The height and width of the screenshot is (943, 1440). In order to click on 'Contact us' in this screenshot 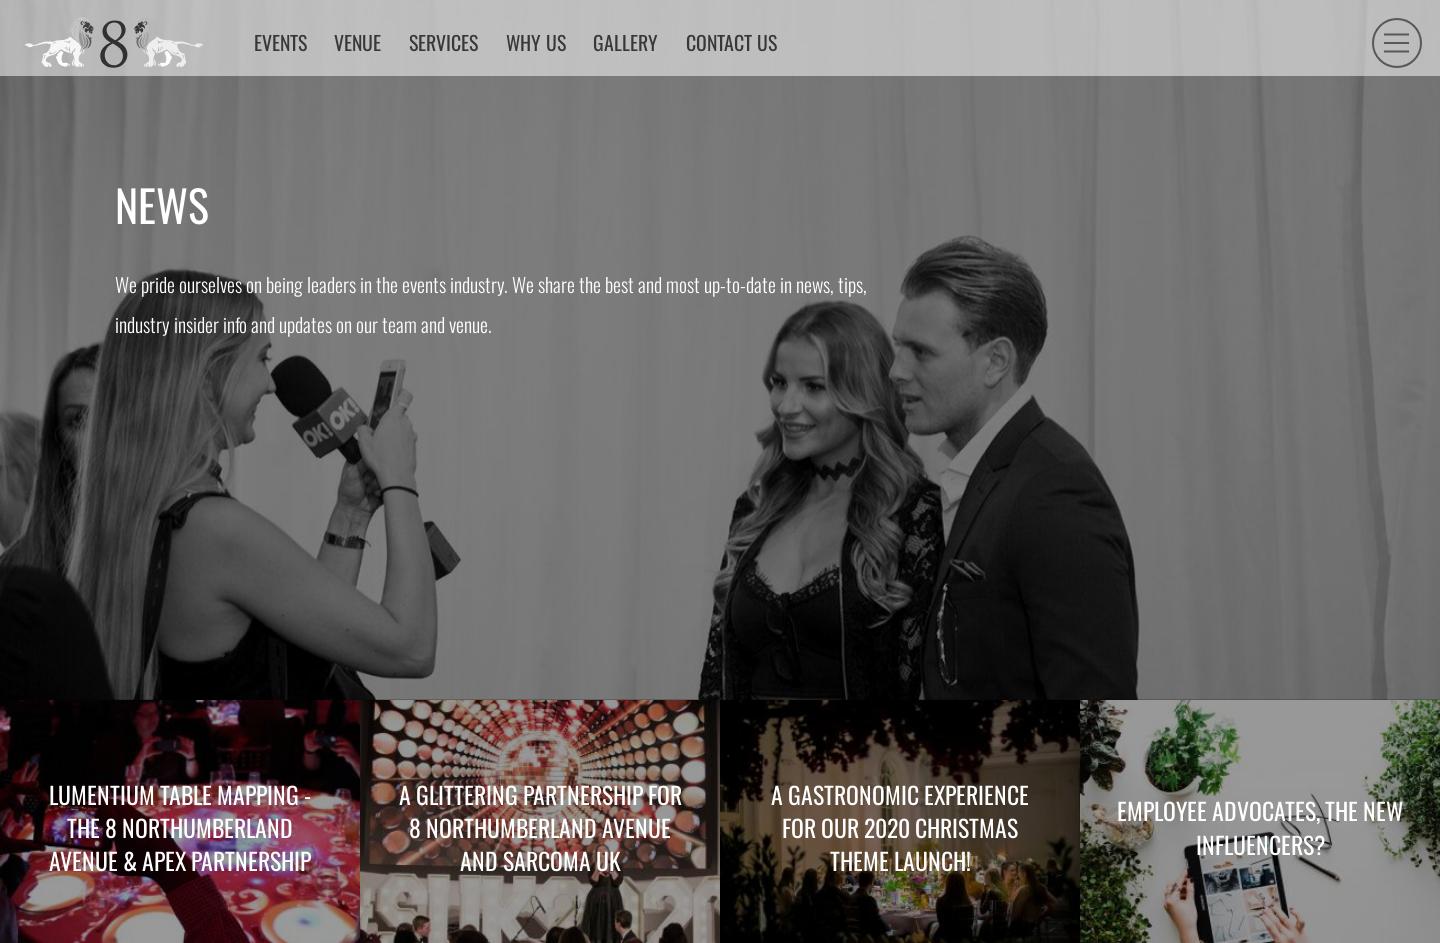, I will do `click(822, 94)`.